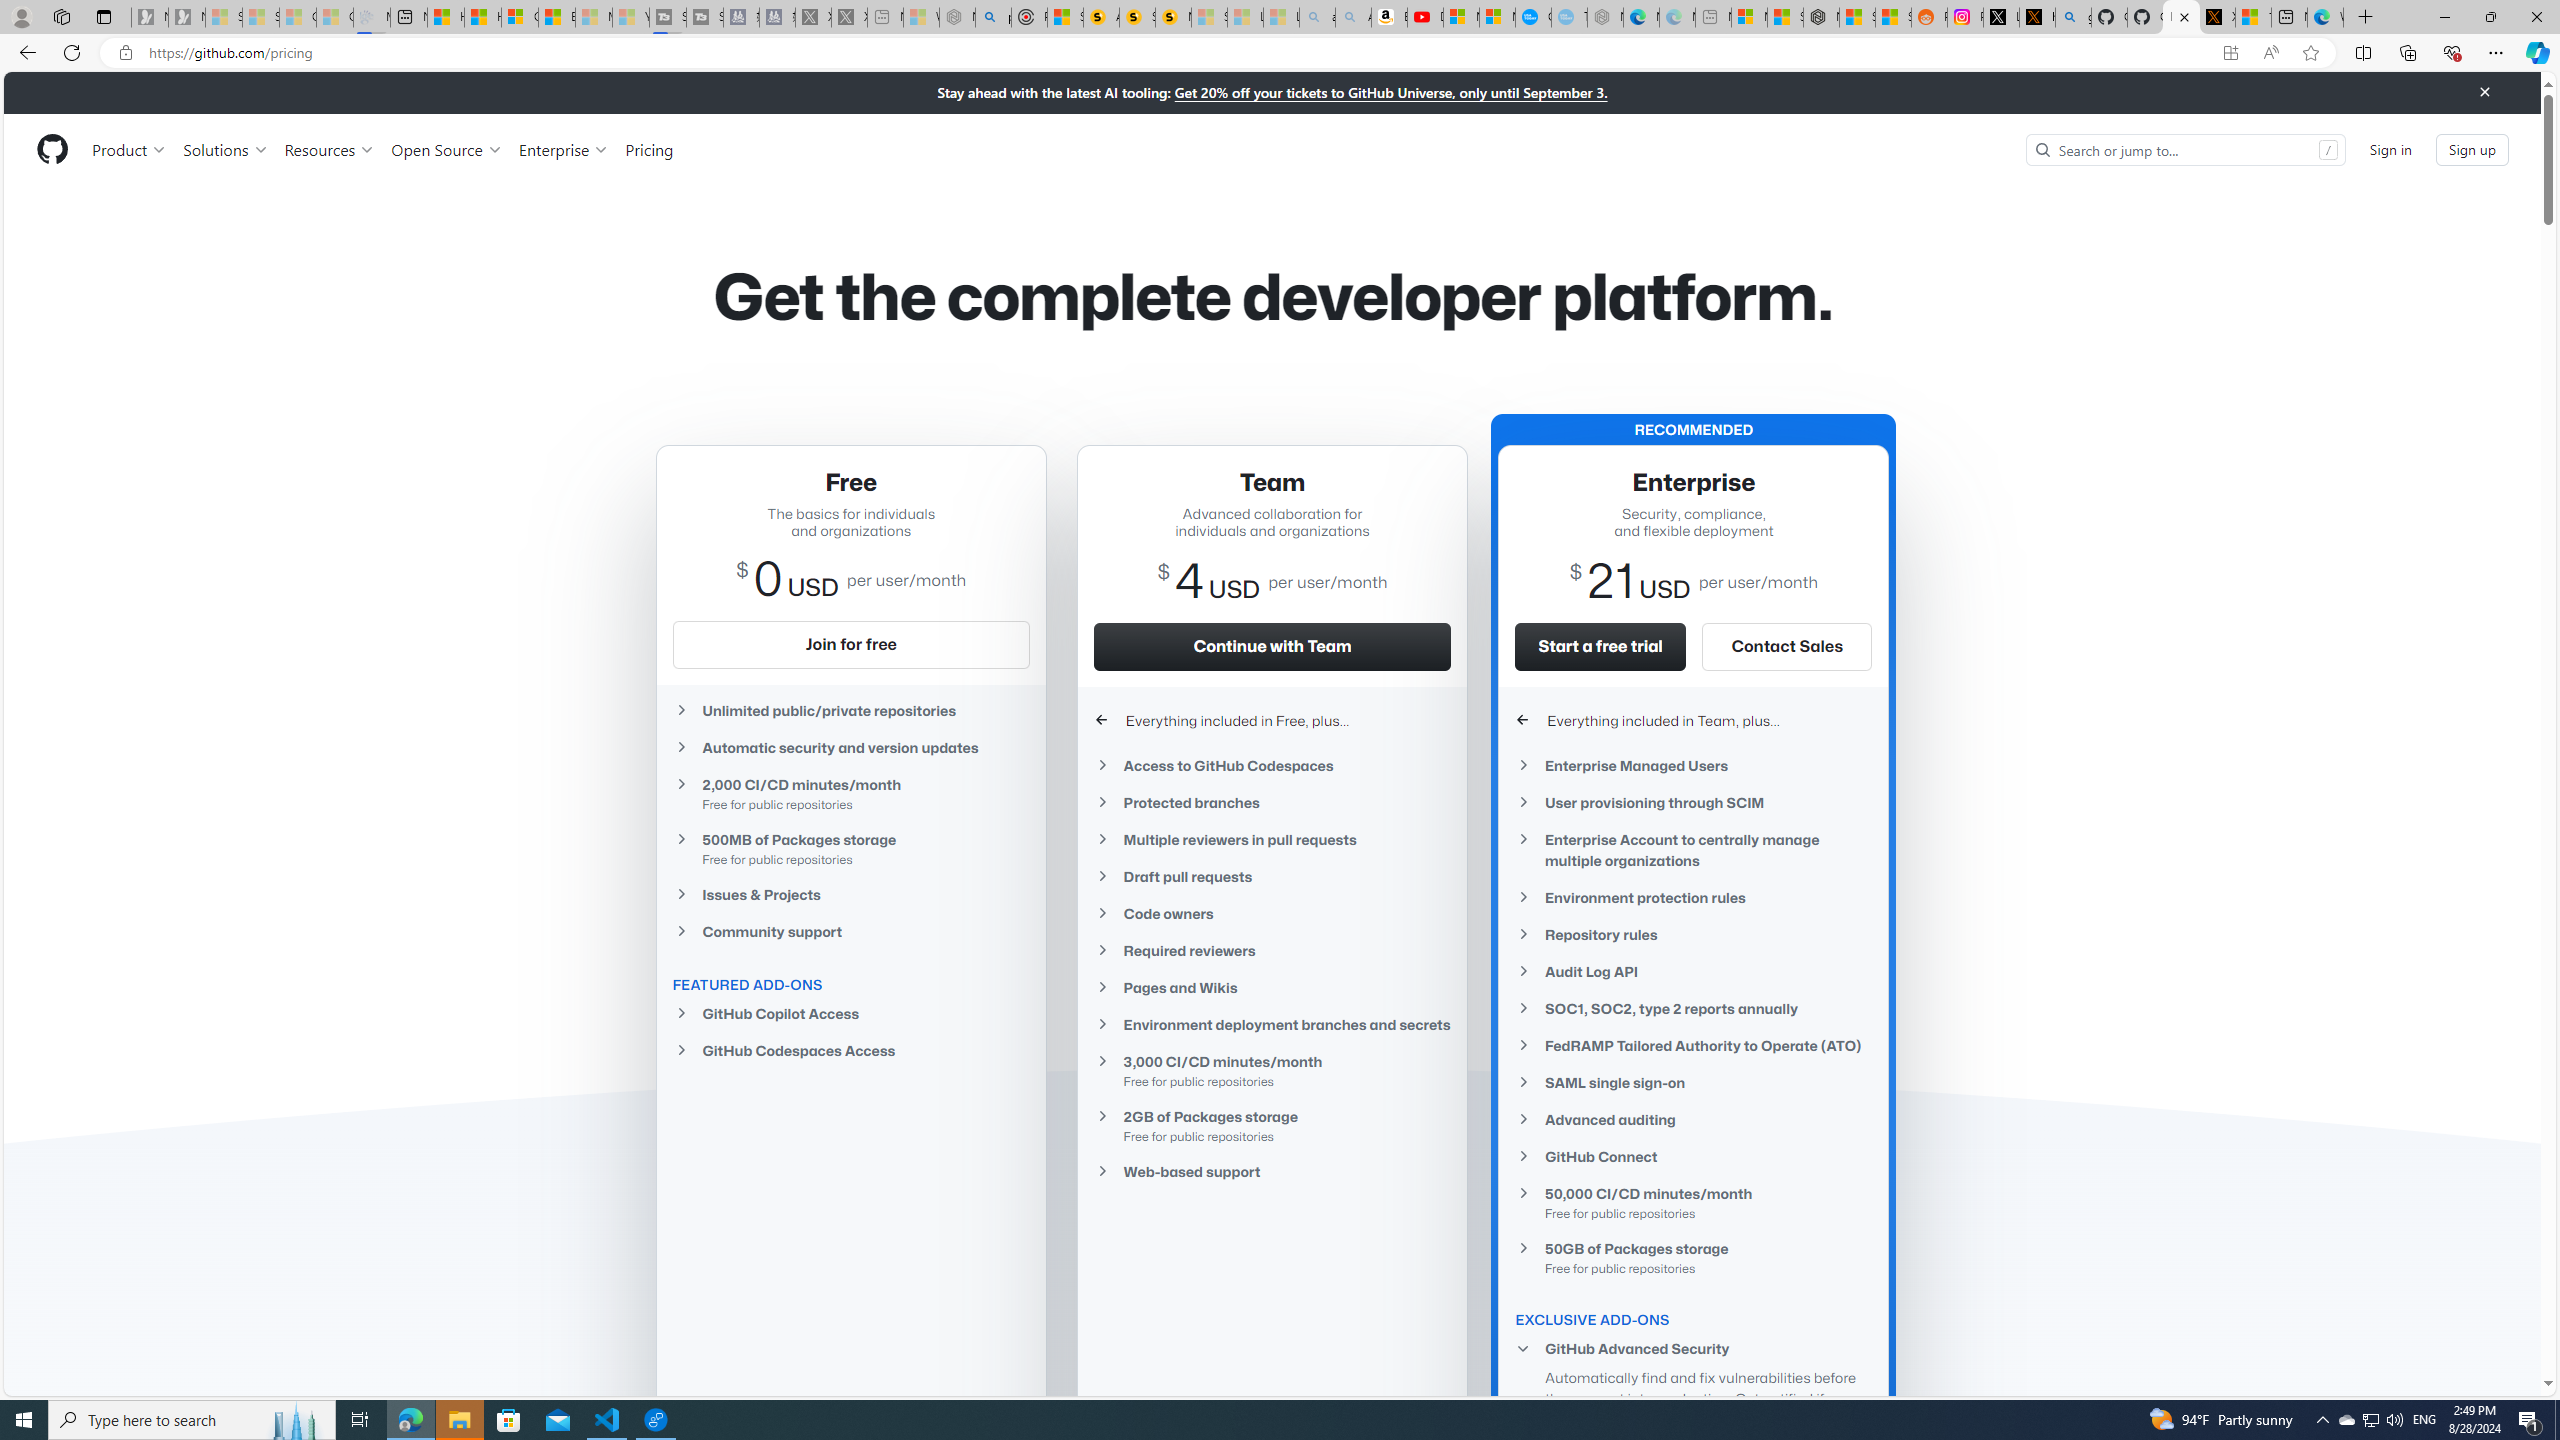 The width and height of the screenshot is (2560, 1440). Describe the element at coordinates (1693, 1007) in the screenshot. I see `'SOC1, SOC2, type 2 reports annually'` at that location.